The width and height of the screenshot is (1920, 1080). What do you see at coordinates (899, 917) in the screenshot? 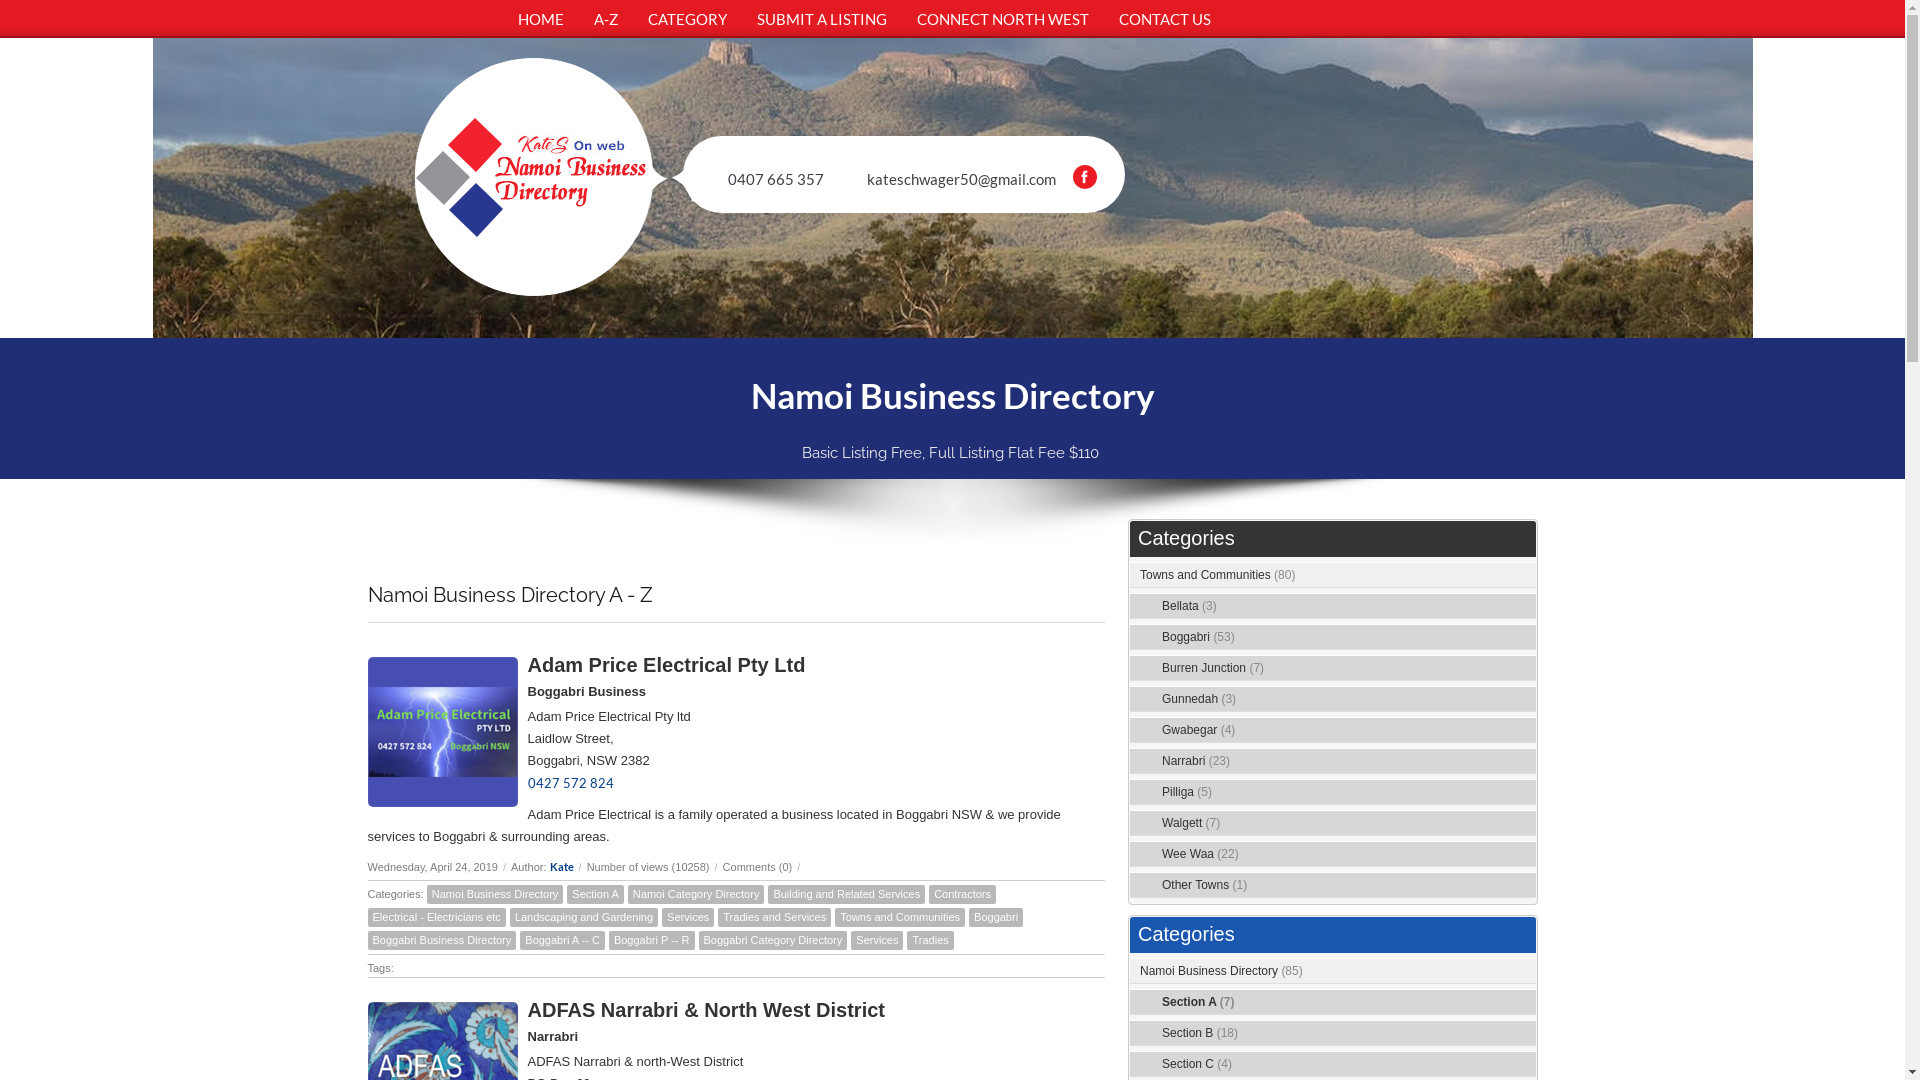
I see `'Towns and Communities'` at bounding box center [899, 917].